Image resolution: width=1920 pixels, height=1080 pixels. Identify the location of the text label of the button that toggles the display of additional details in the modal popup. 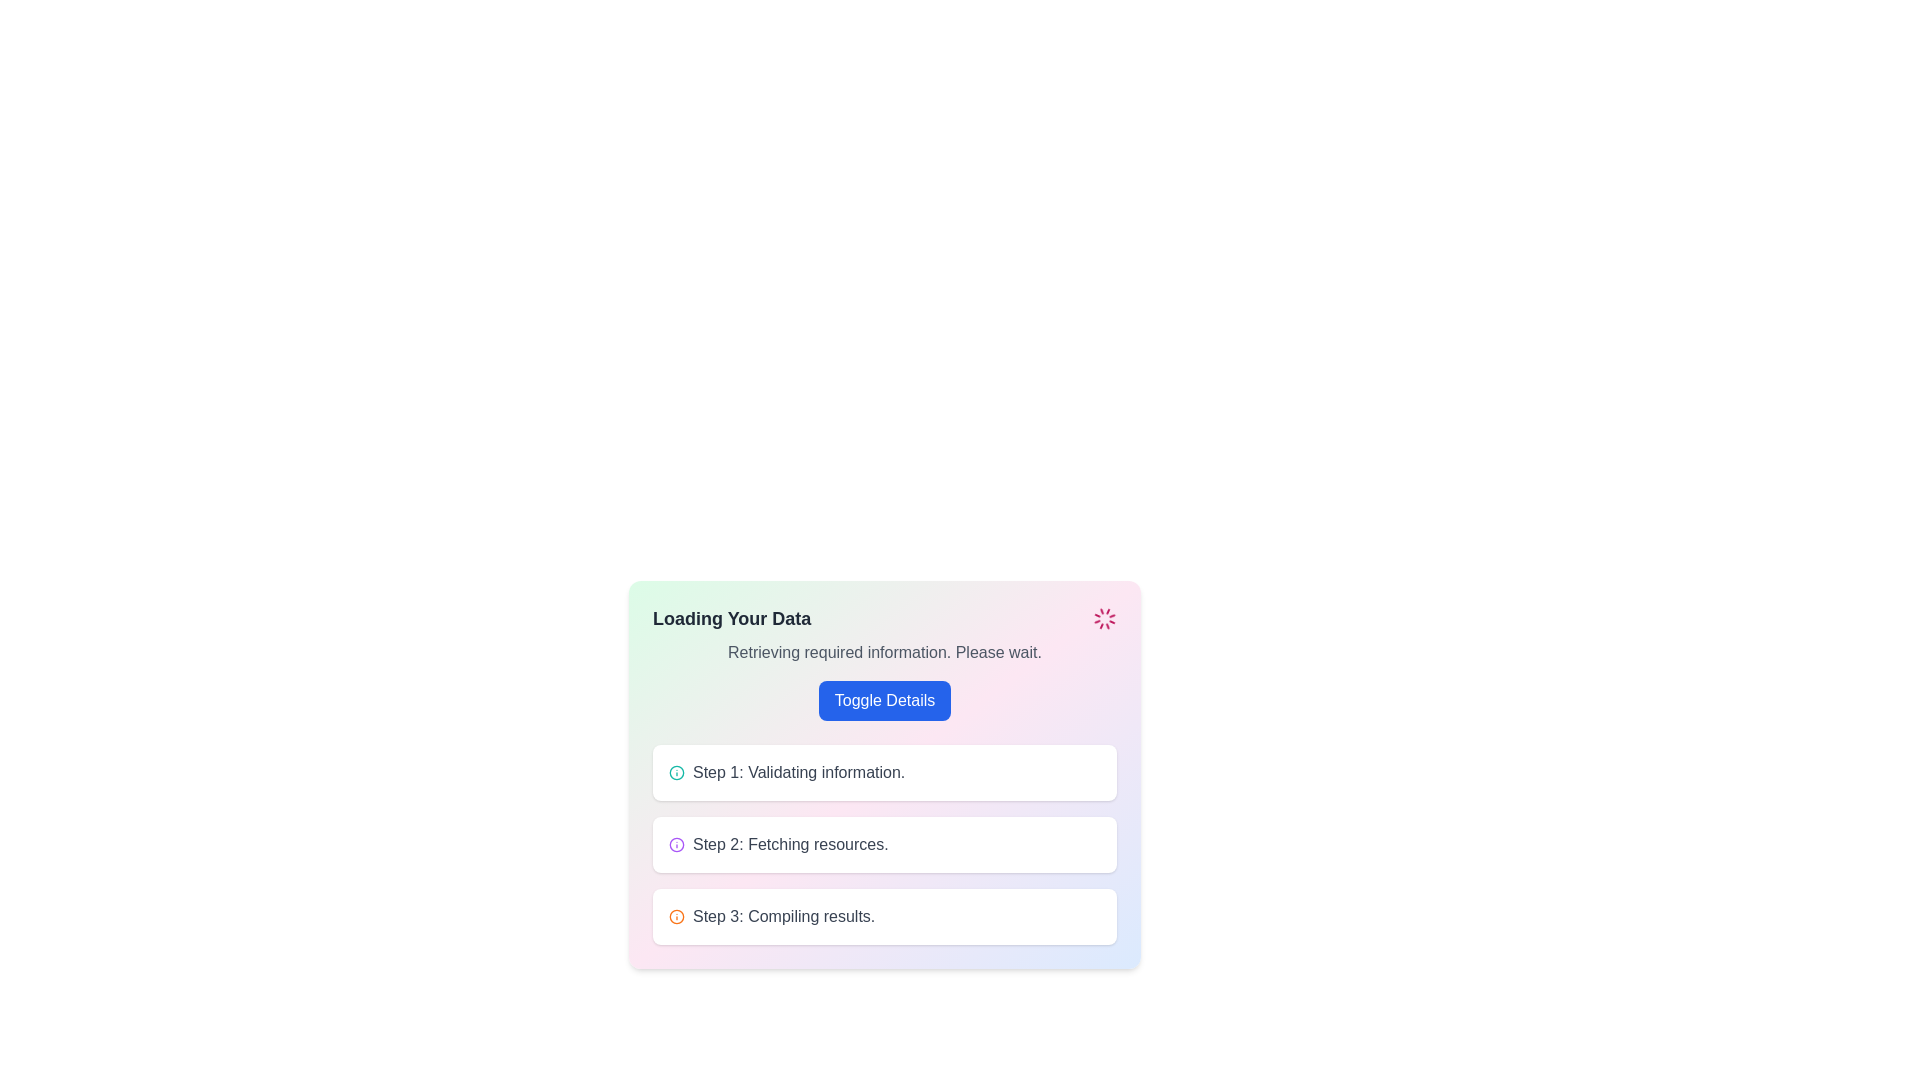
(883, 700).